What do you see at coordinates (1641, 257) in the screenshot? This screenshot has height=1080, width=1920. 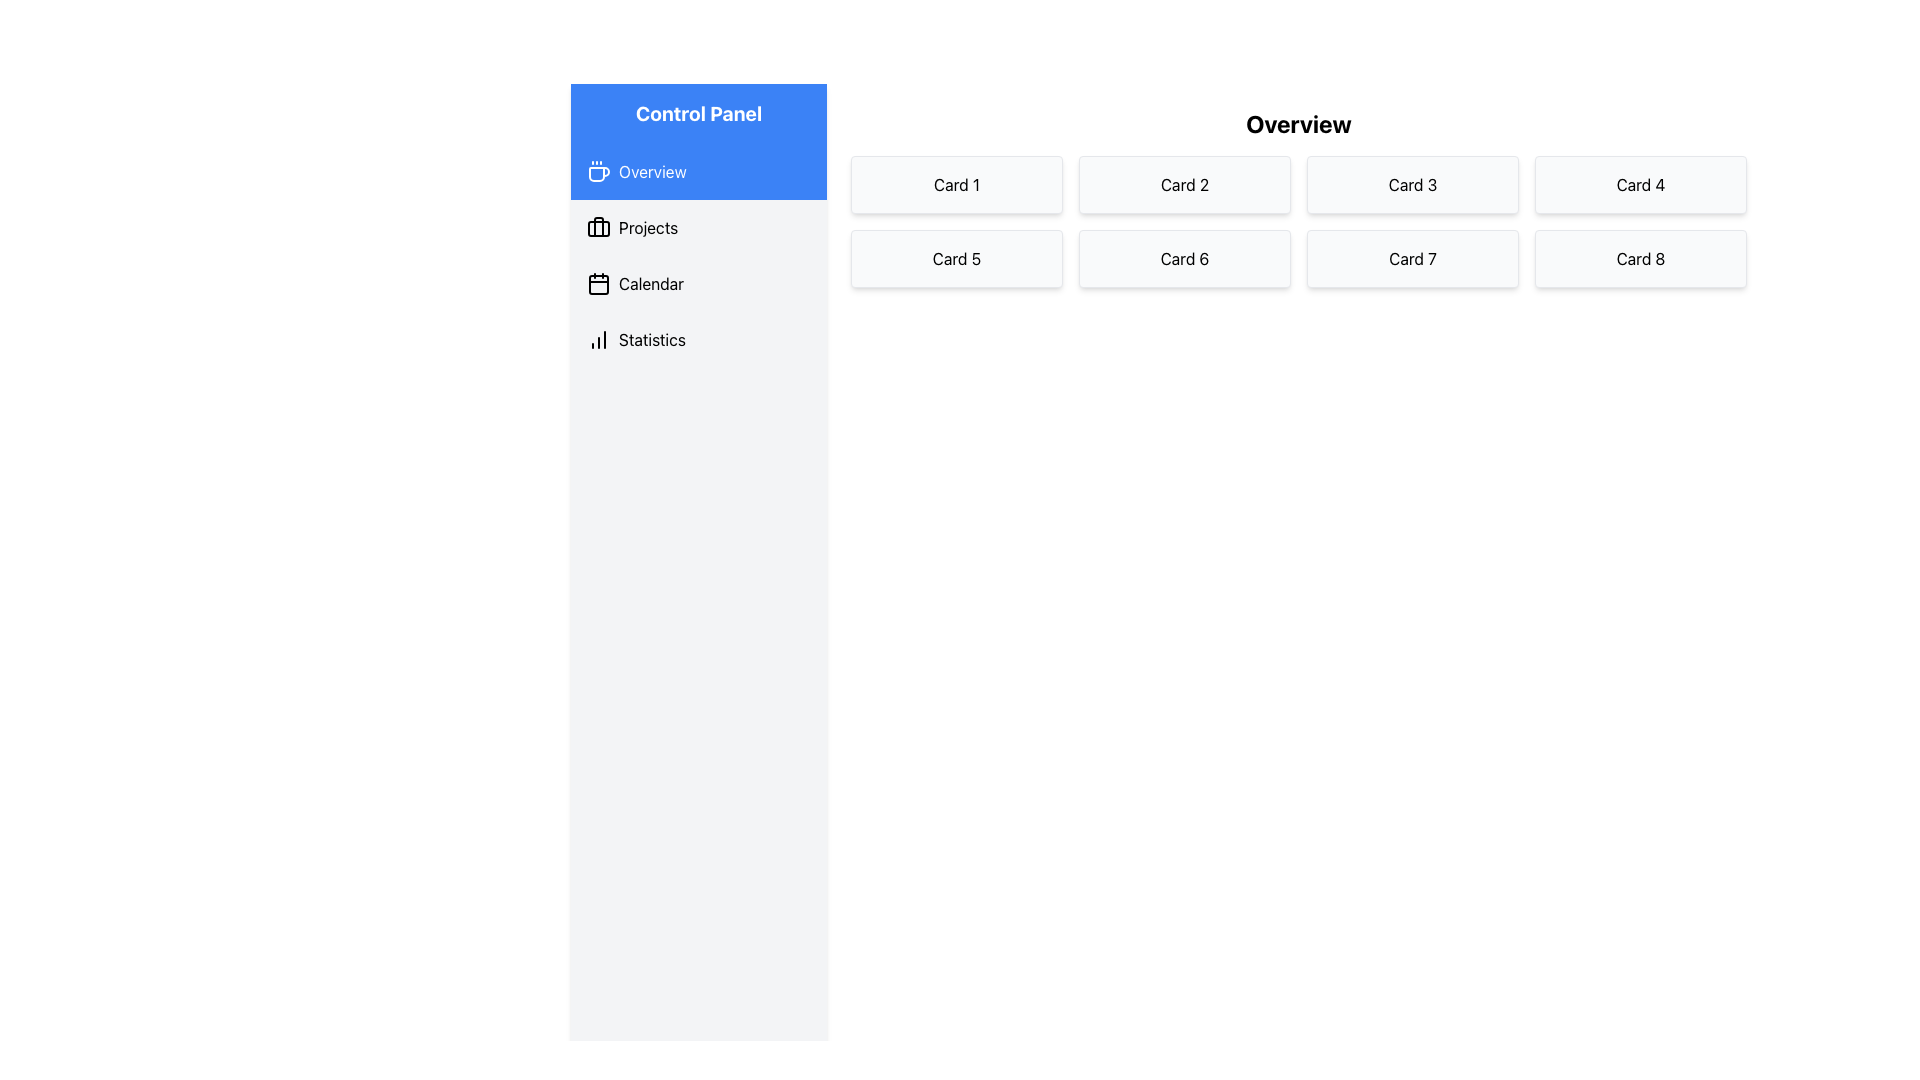 I see `the content display box associated with 'Card 8' in the bottom-right corner of the grid` at bounding box center [1641, 257].